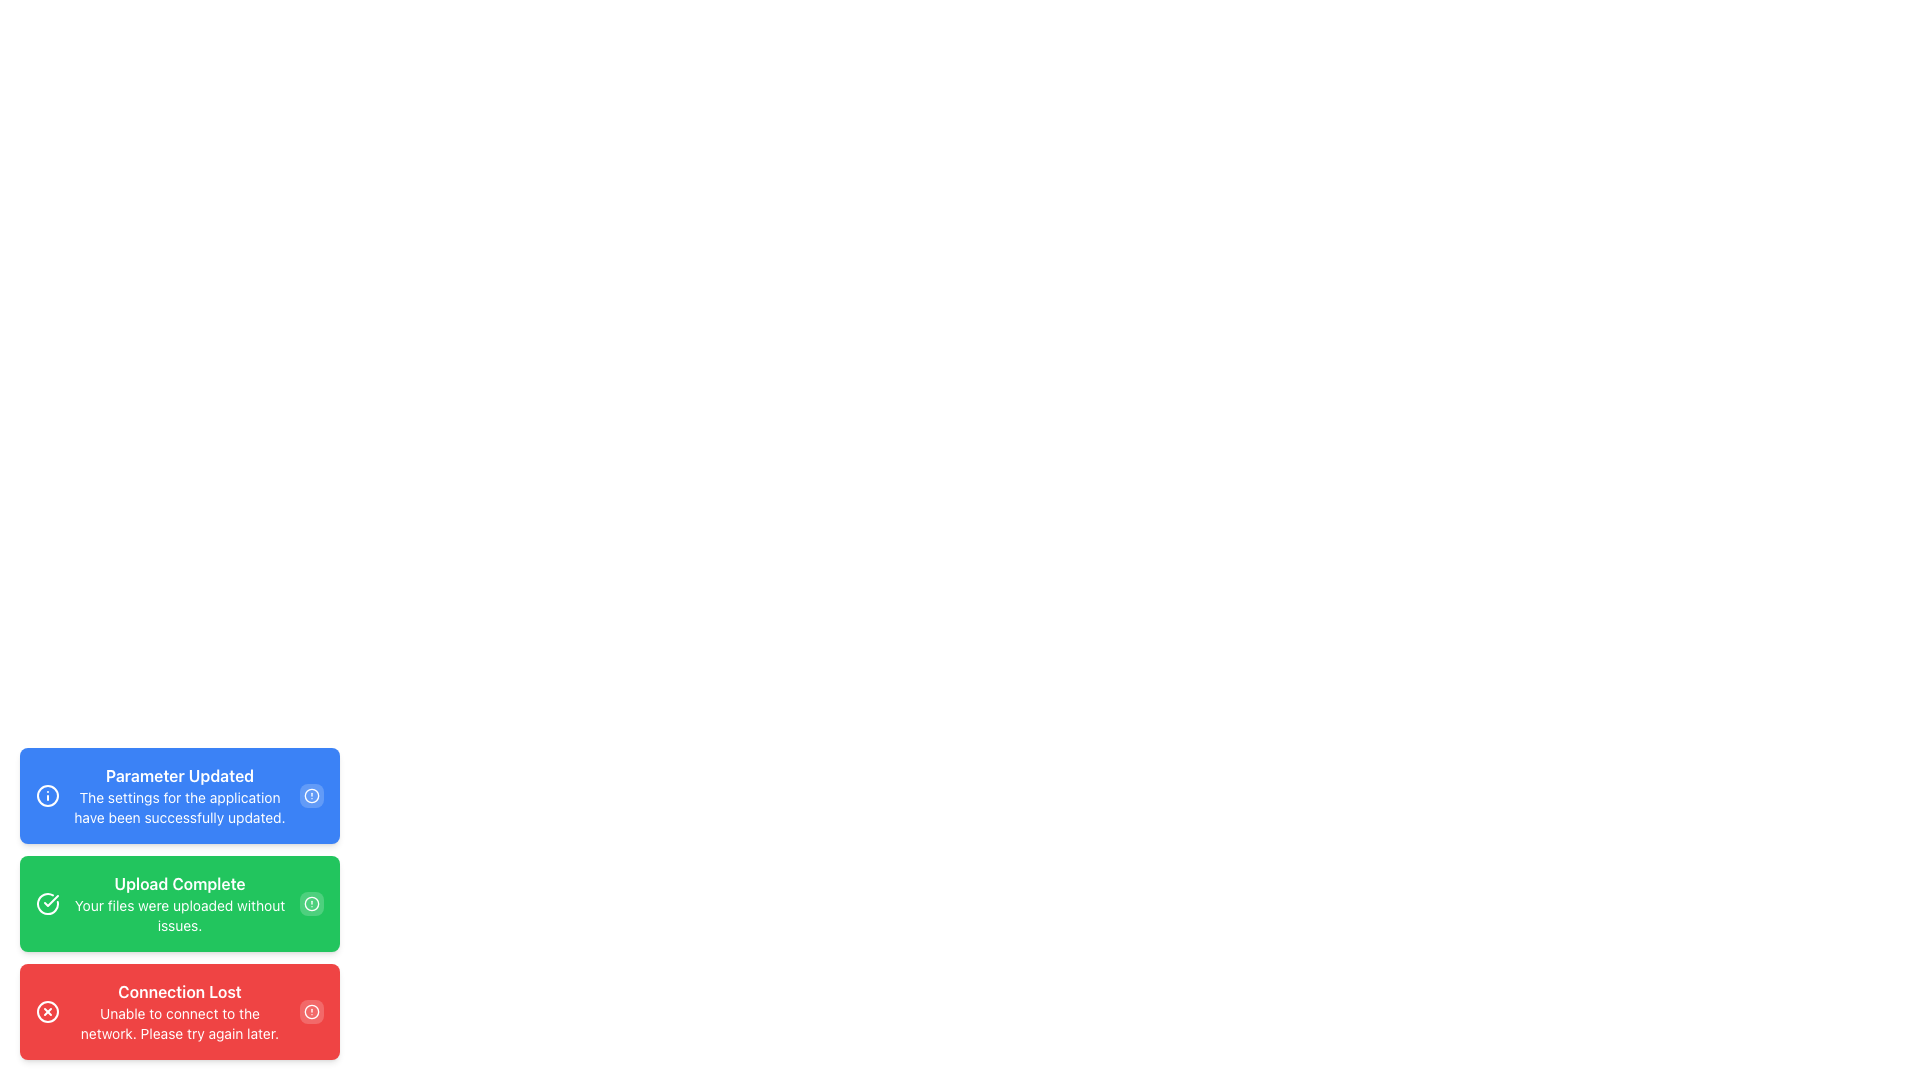  I want to click on the Icon button located at the far right of the 'Upload Complete' notification card, so click(311, 903).